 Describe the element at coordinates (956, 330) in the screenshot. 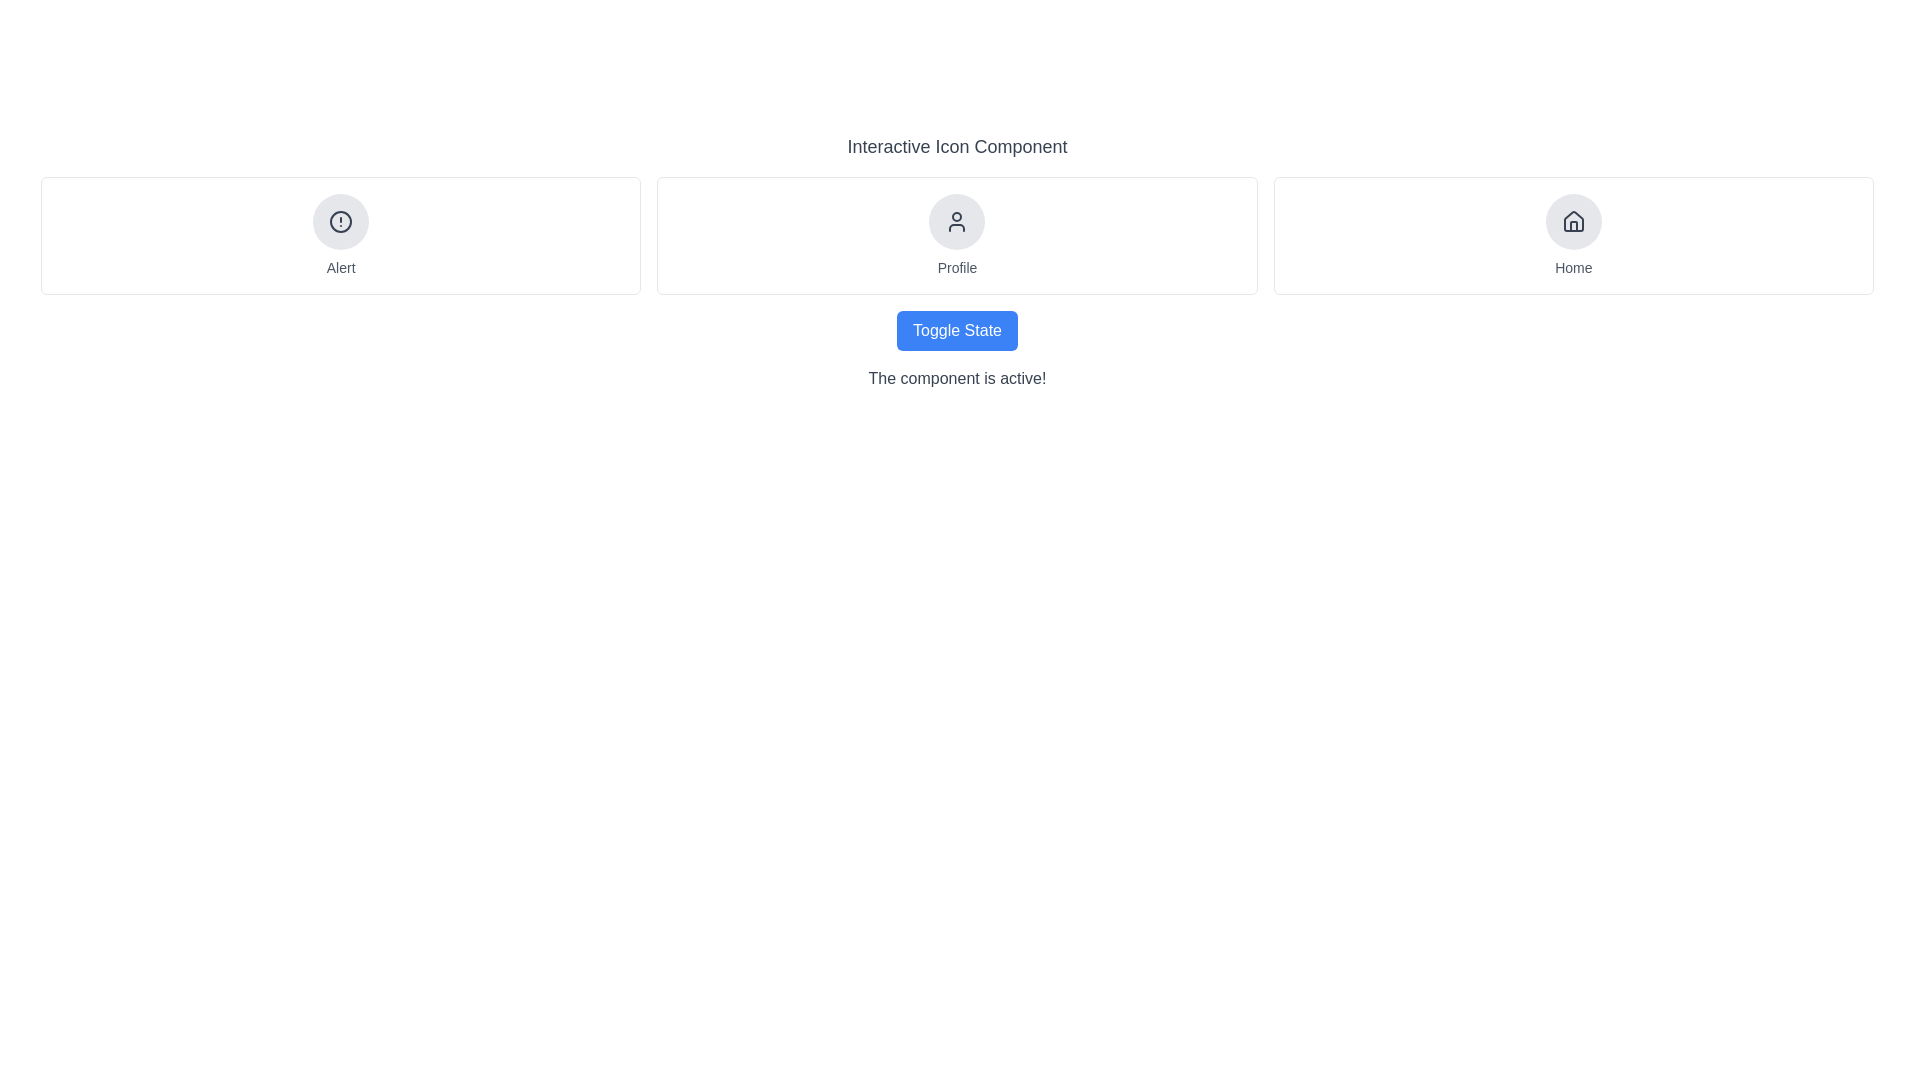

I see `the 'Toggle State' button, which is a rectangular button with a blue background and white text` at that location.